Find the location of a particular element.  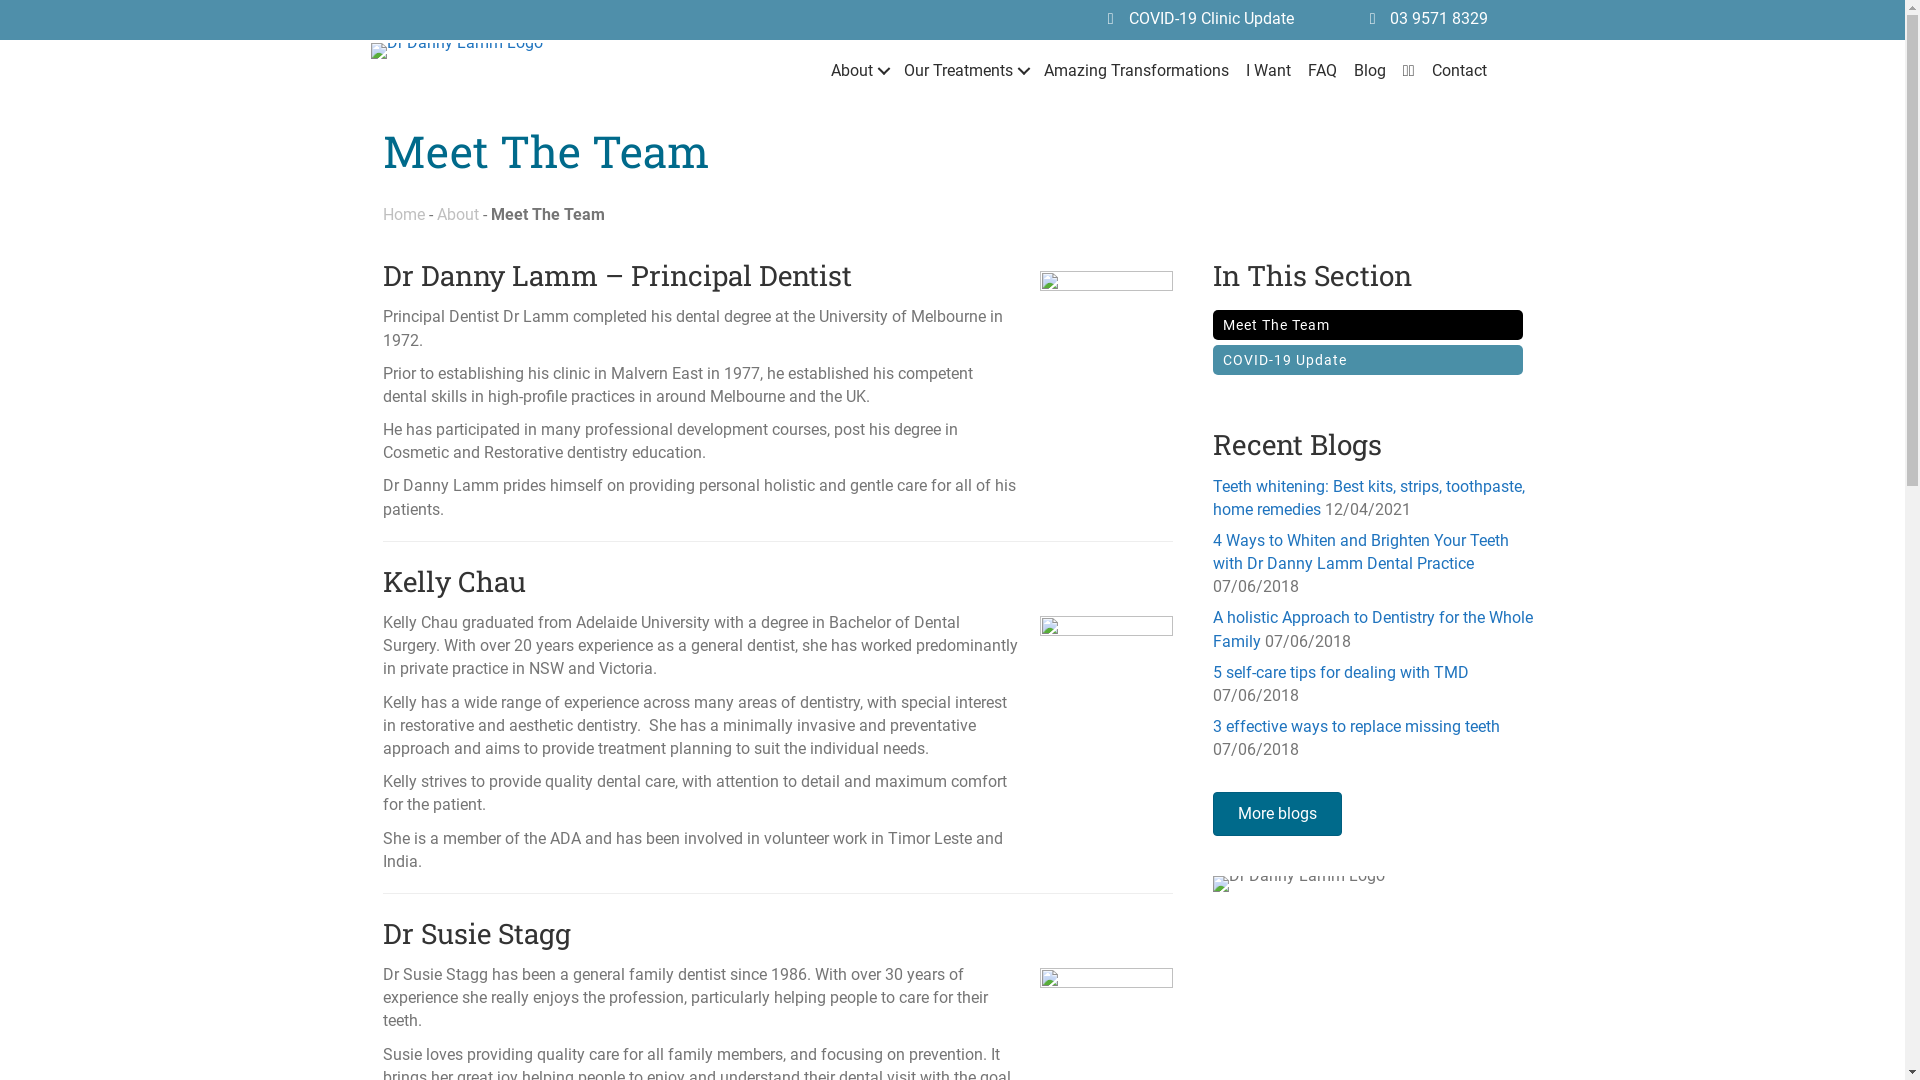

'03 9571 8329' is located at coordinates (1438, 18).